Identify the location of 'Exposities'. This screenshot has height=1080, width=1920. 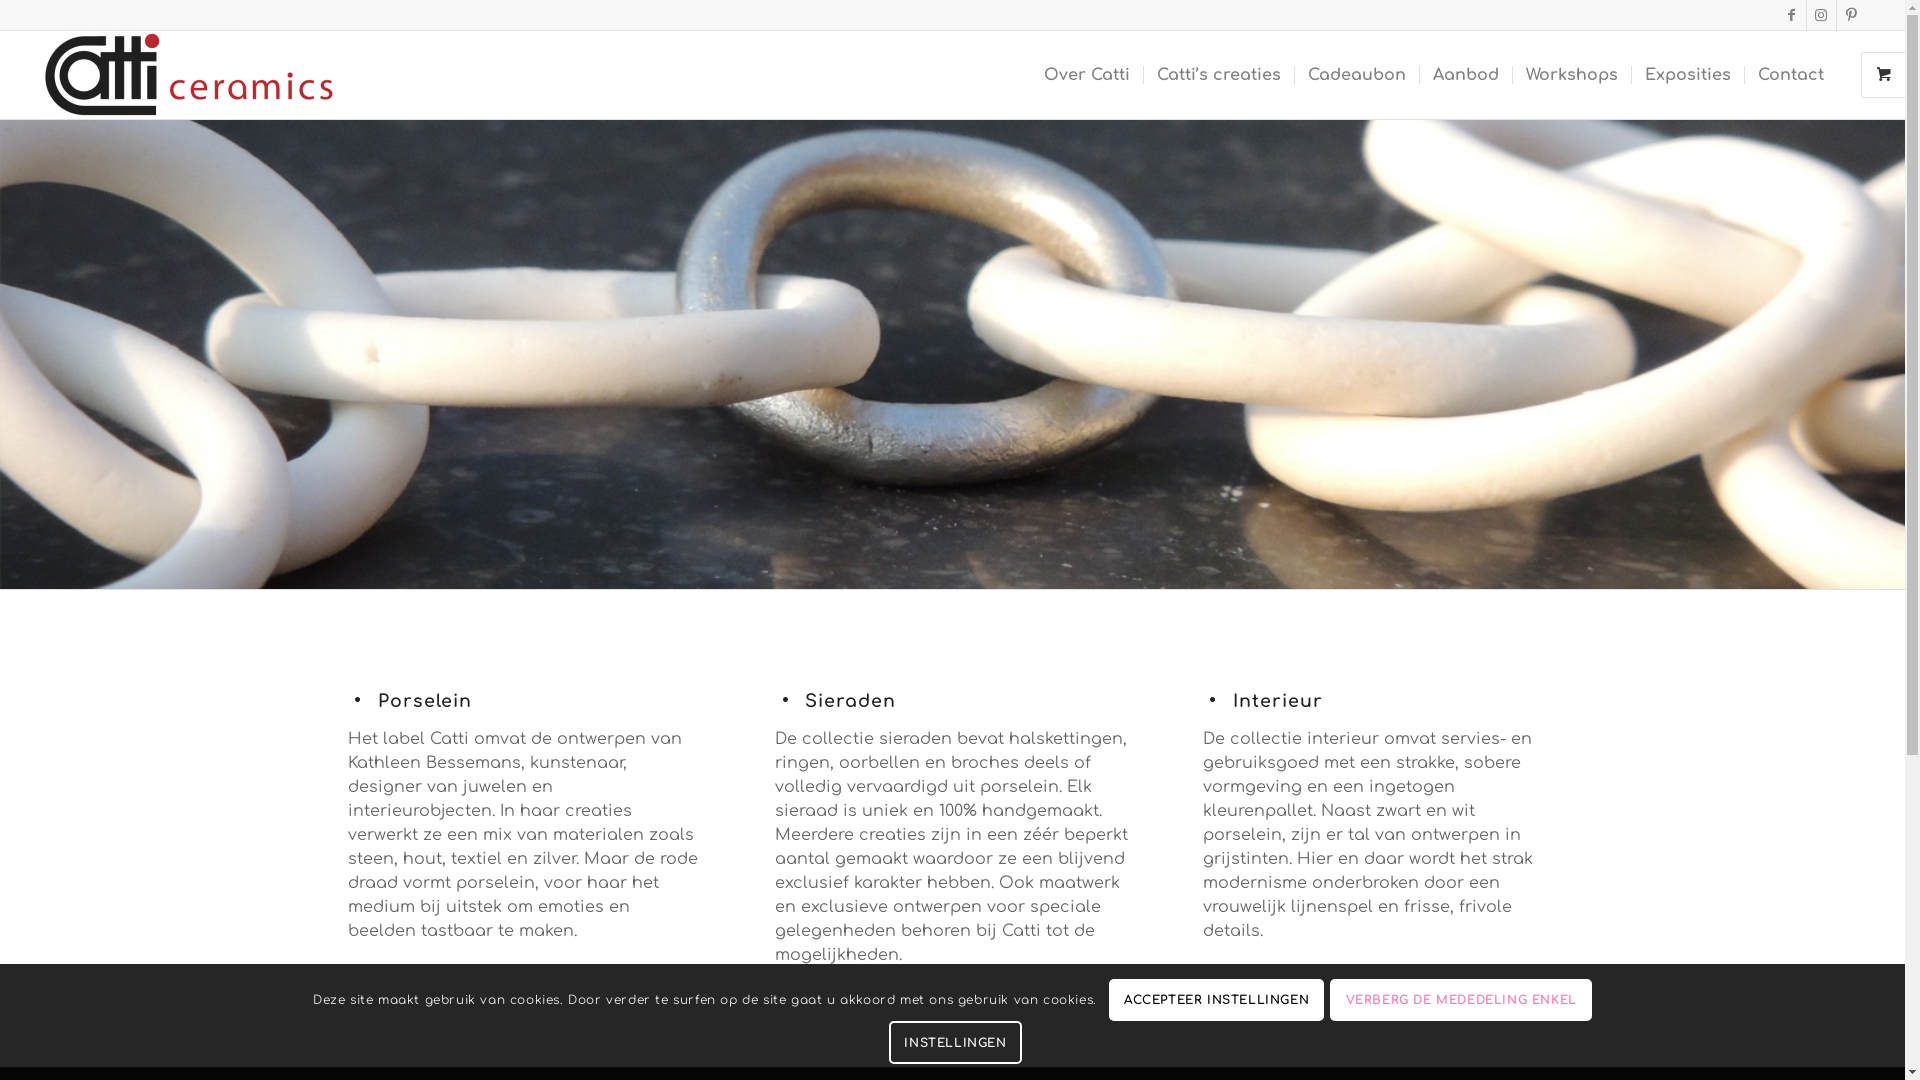
(1686, 73).